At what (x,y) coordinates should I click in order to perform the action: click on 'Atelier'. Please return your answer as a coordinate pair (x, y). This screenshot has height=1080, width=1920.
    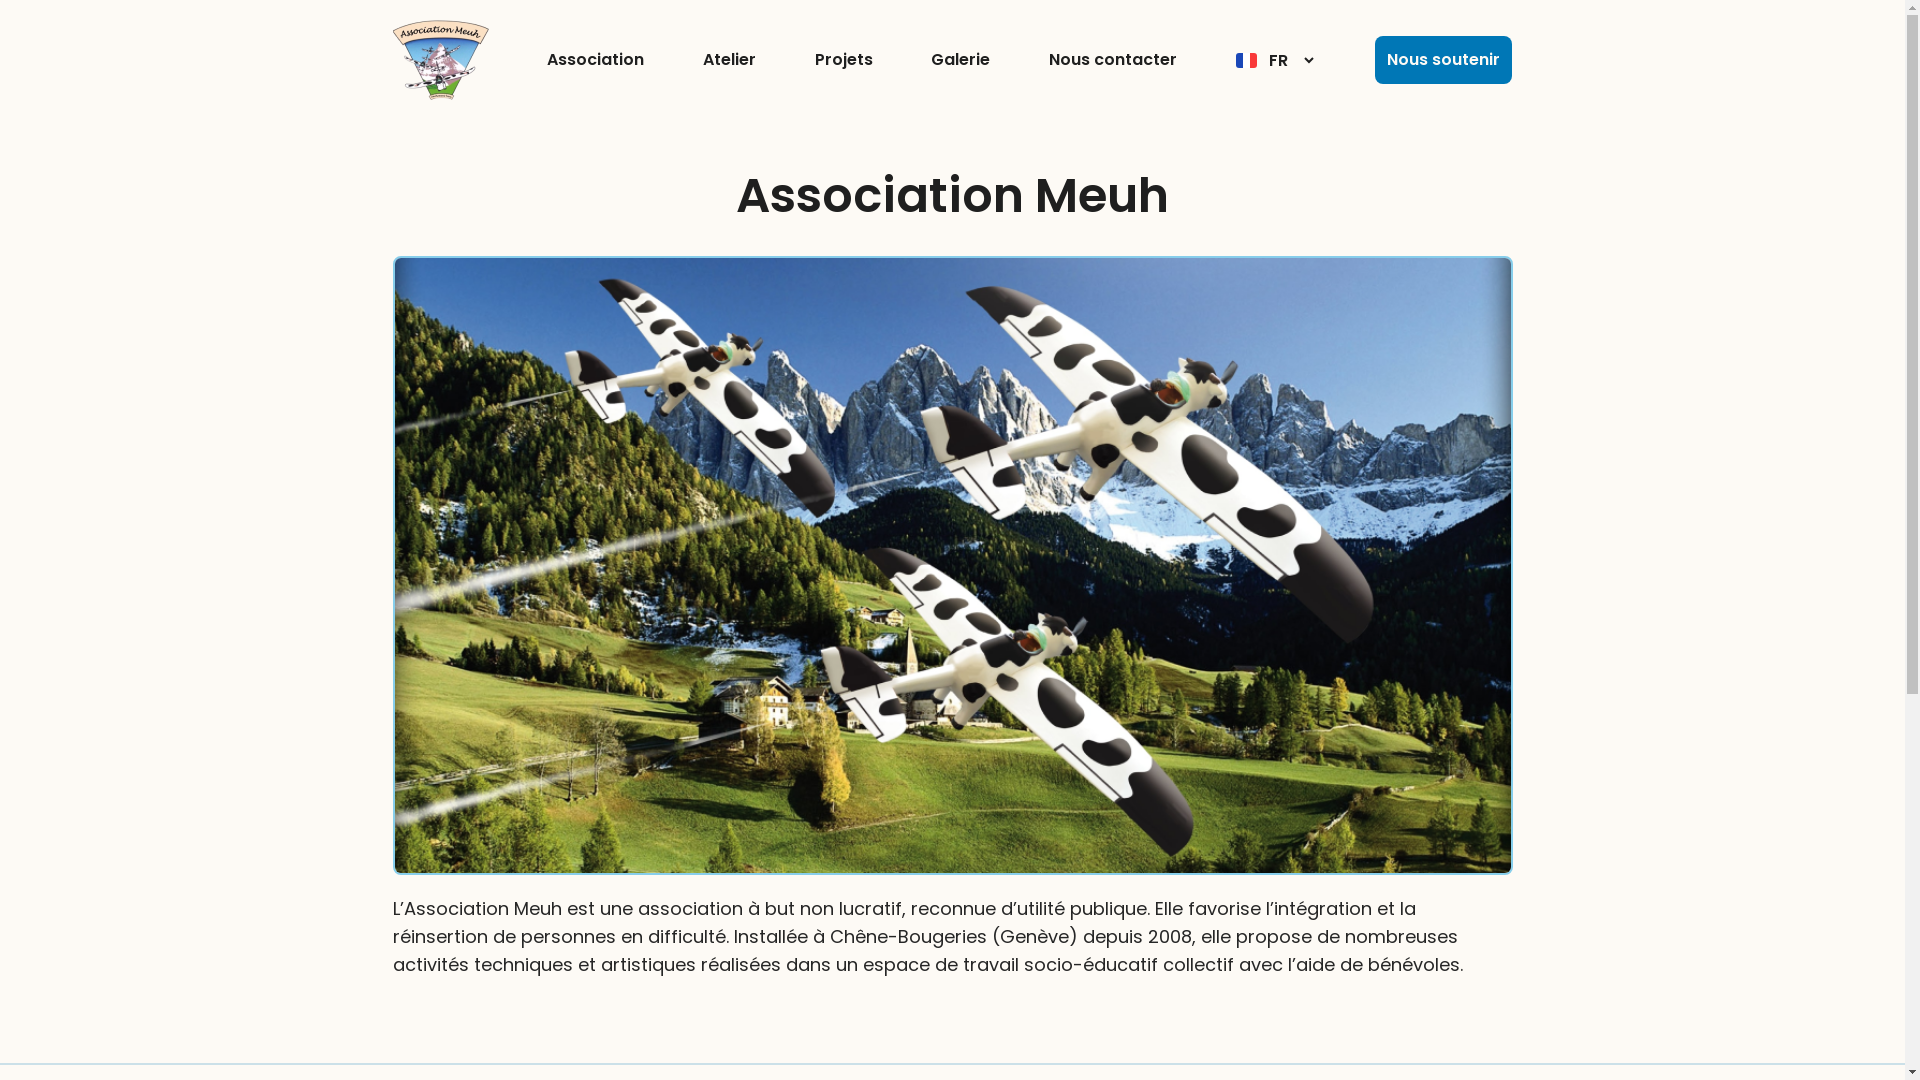
    Looking at the image, I should click on (728, 59).